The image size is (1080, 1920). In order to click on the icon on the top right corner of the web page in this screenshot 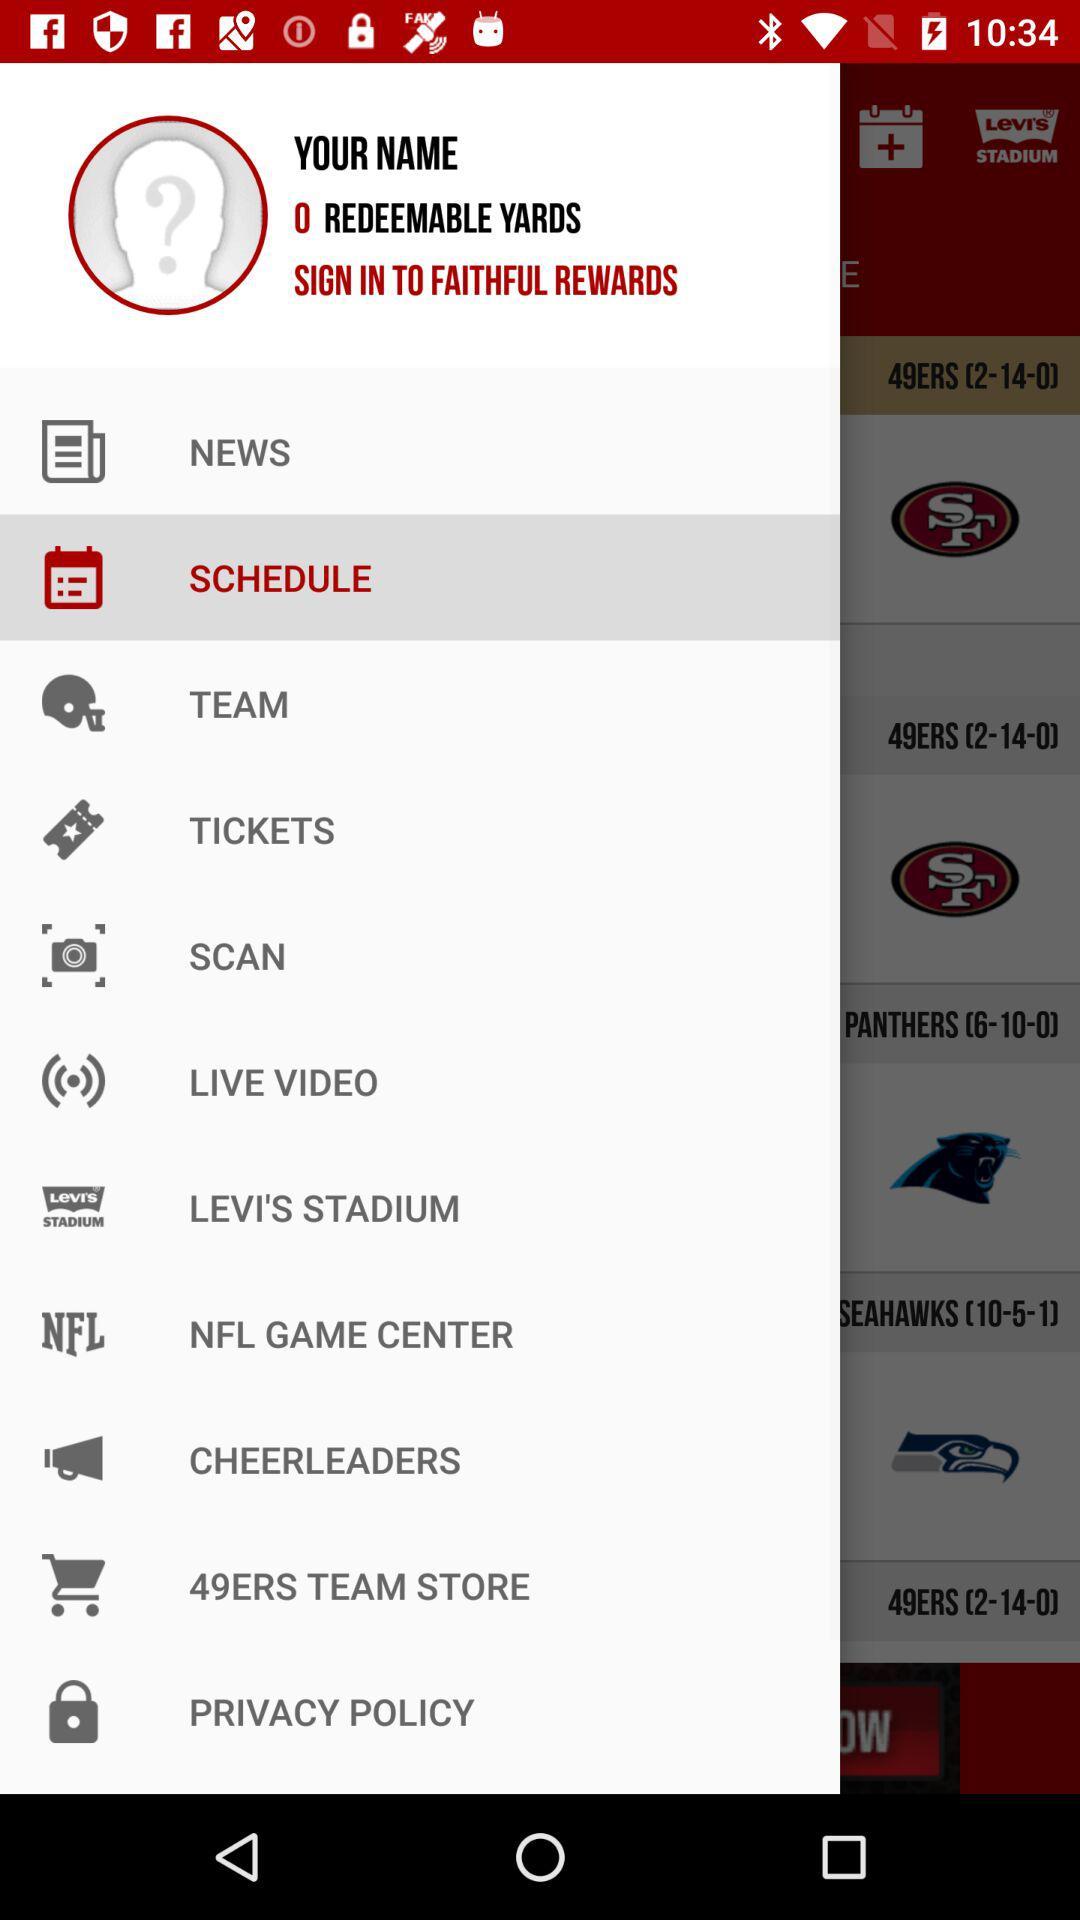, I will do `click(1017, 136)`.